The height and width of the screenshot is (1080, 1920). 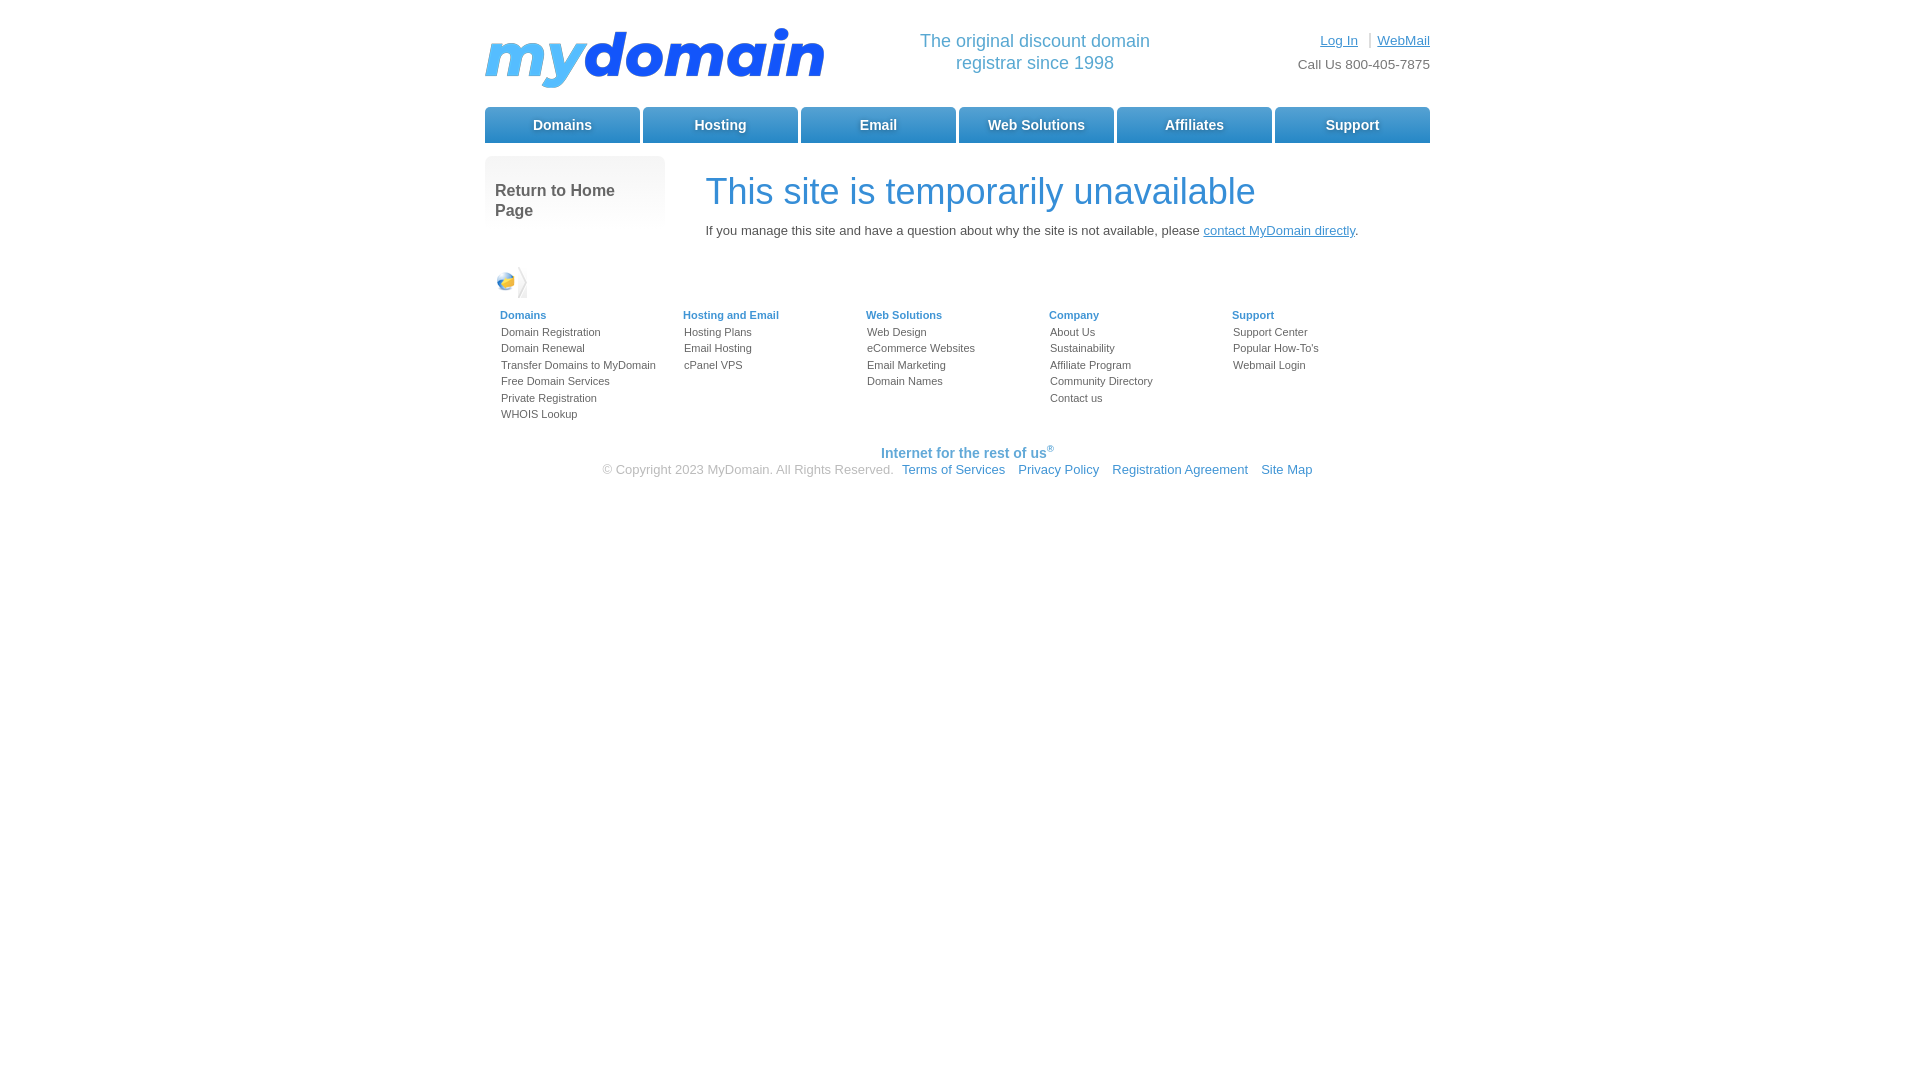 What do you see at coordinates (713, 365) in the screenshot?
I see `'cPanel VPS'` at bounding box center [713, 365].